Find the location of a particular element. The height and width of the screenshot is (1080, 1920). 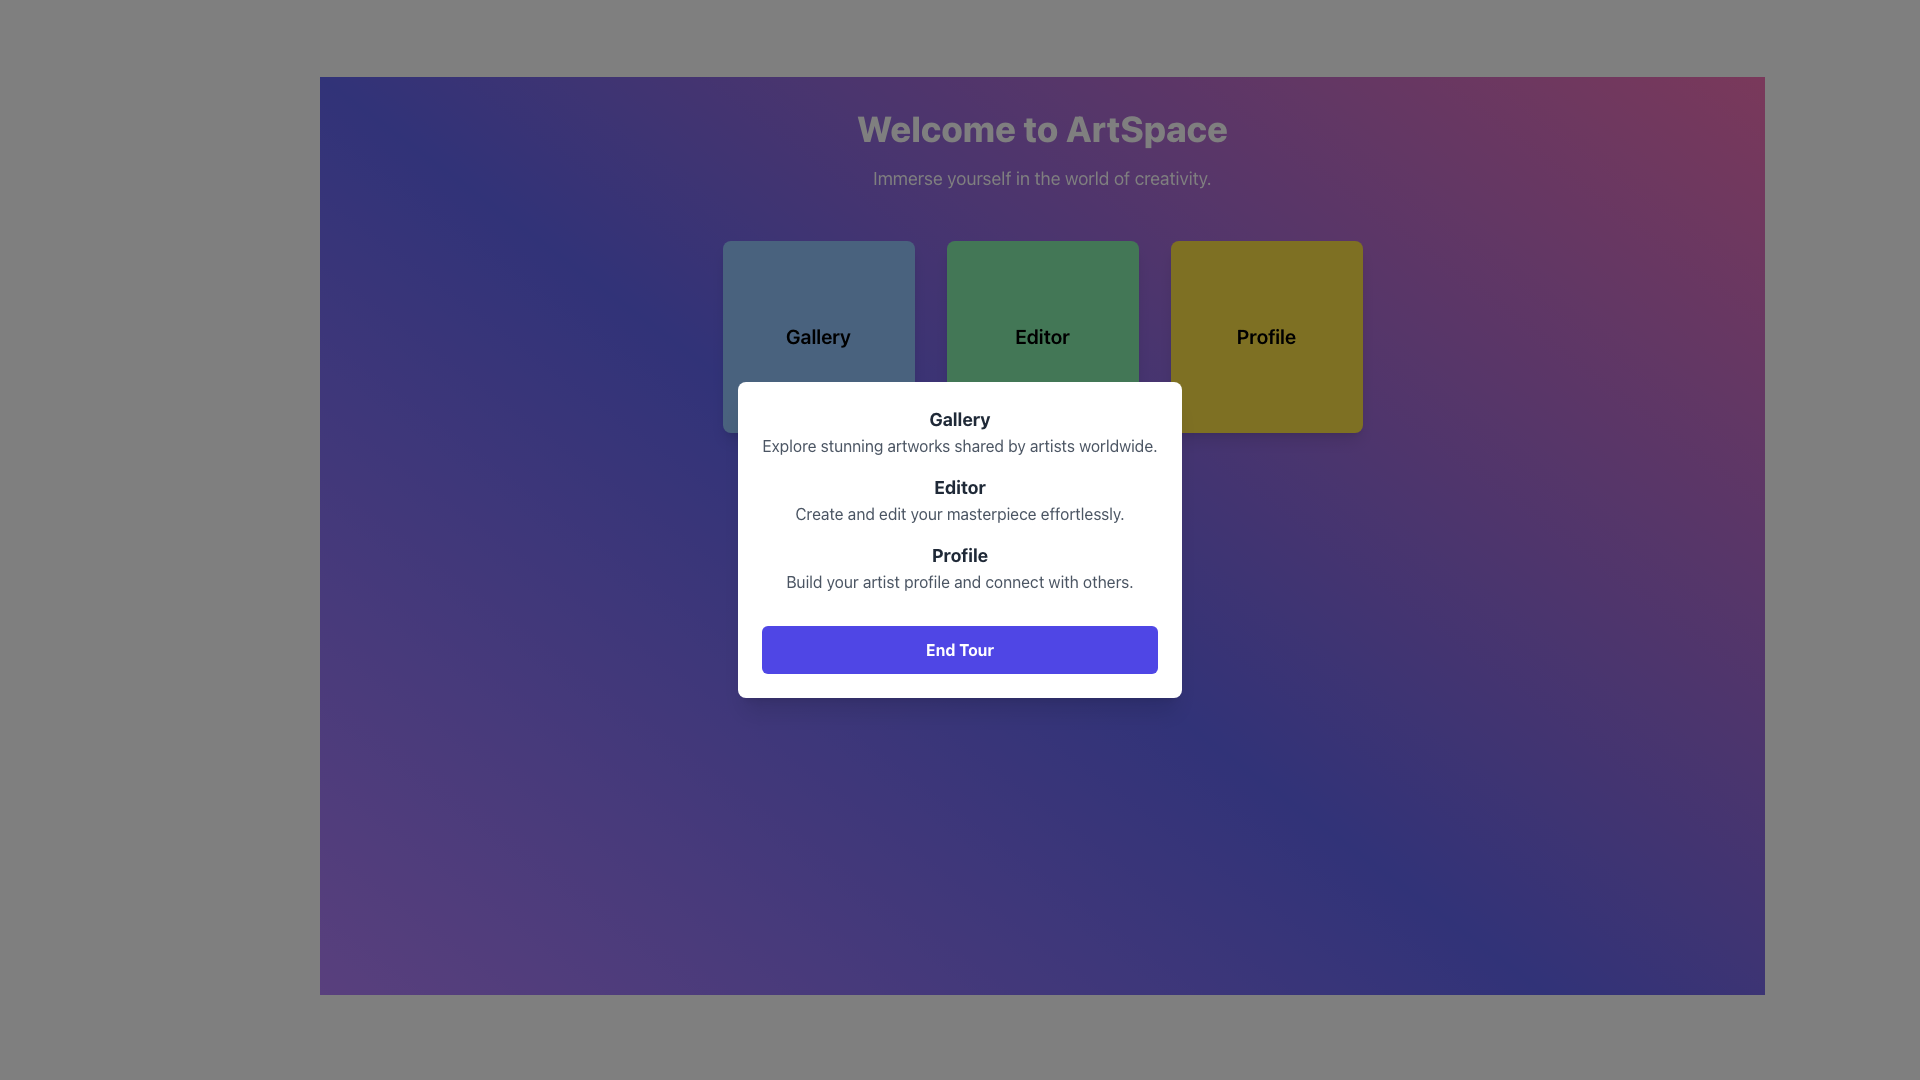

header text that indicates the topic of the section, located centrally within the pop-up card, following the 'Gallery' section and preceding the 'Profile' section is located at coordinates (960, 488).